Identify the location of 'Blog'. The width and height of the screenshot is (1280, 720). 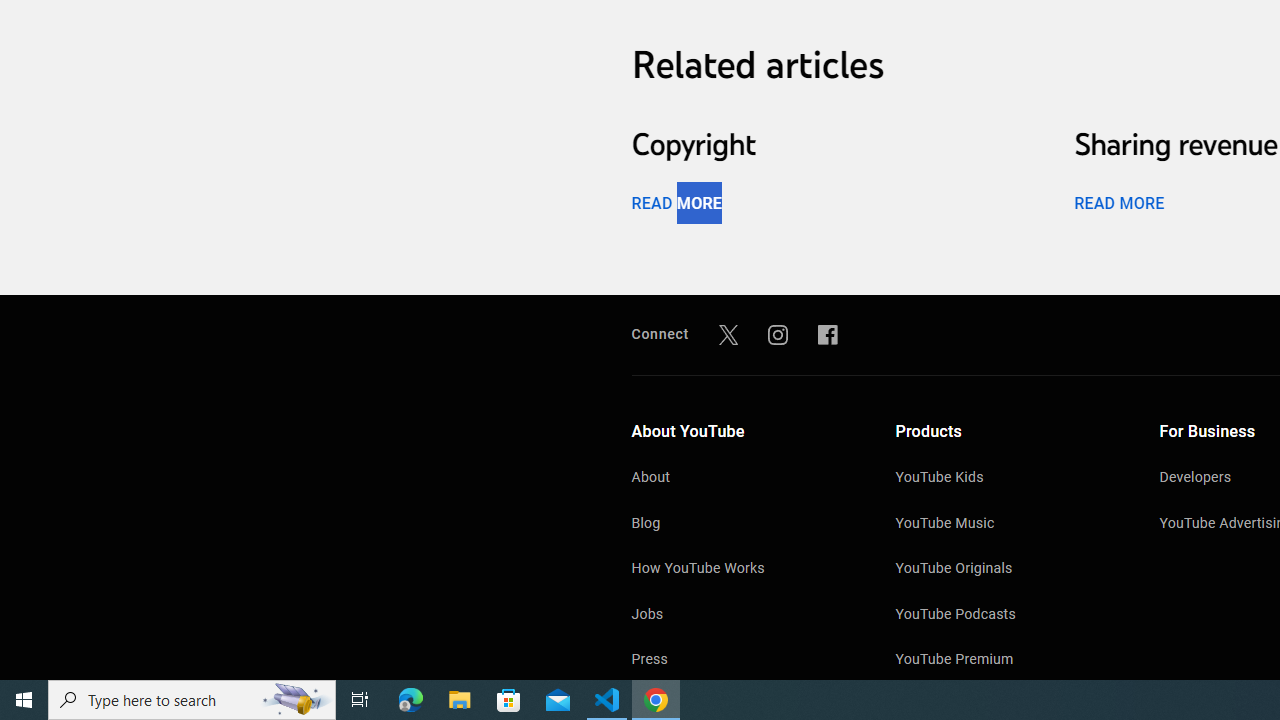
(742, 523).